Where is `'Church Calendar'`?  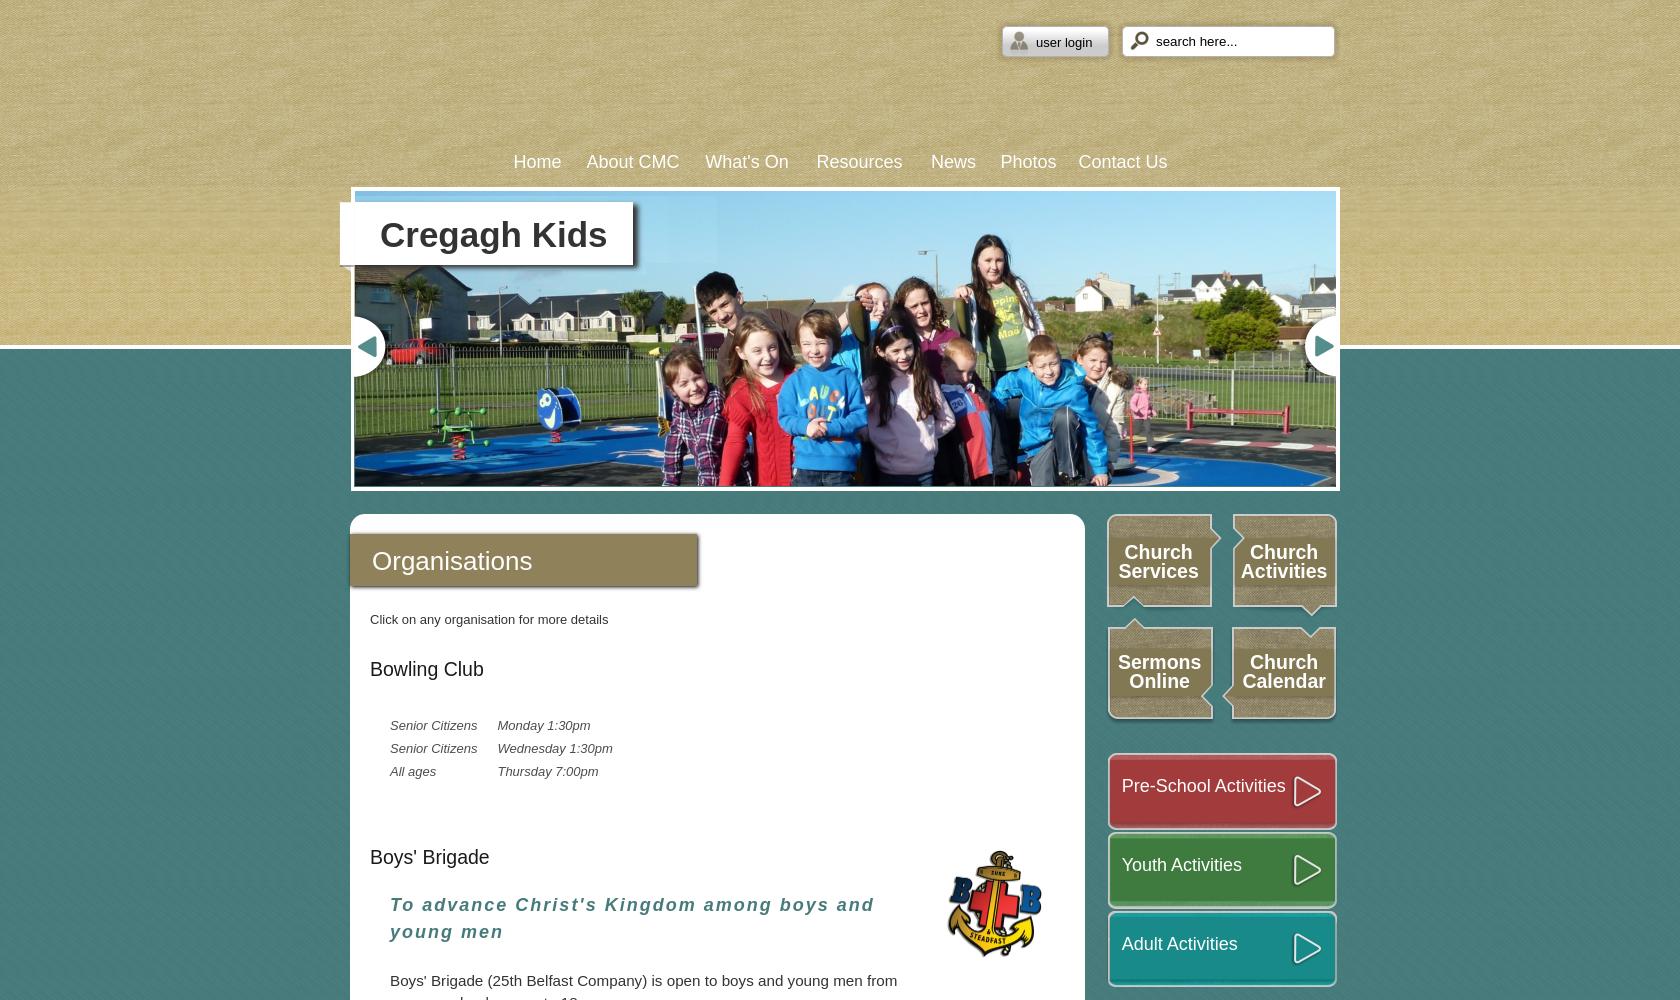
'Church Calendar' is located at coordinates (1242, 671).